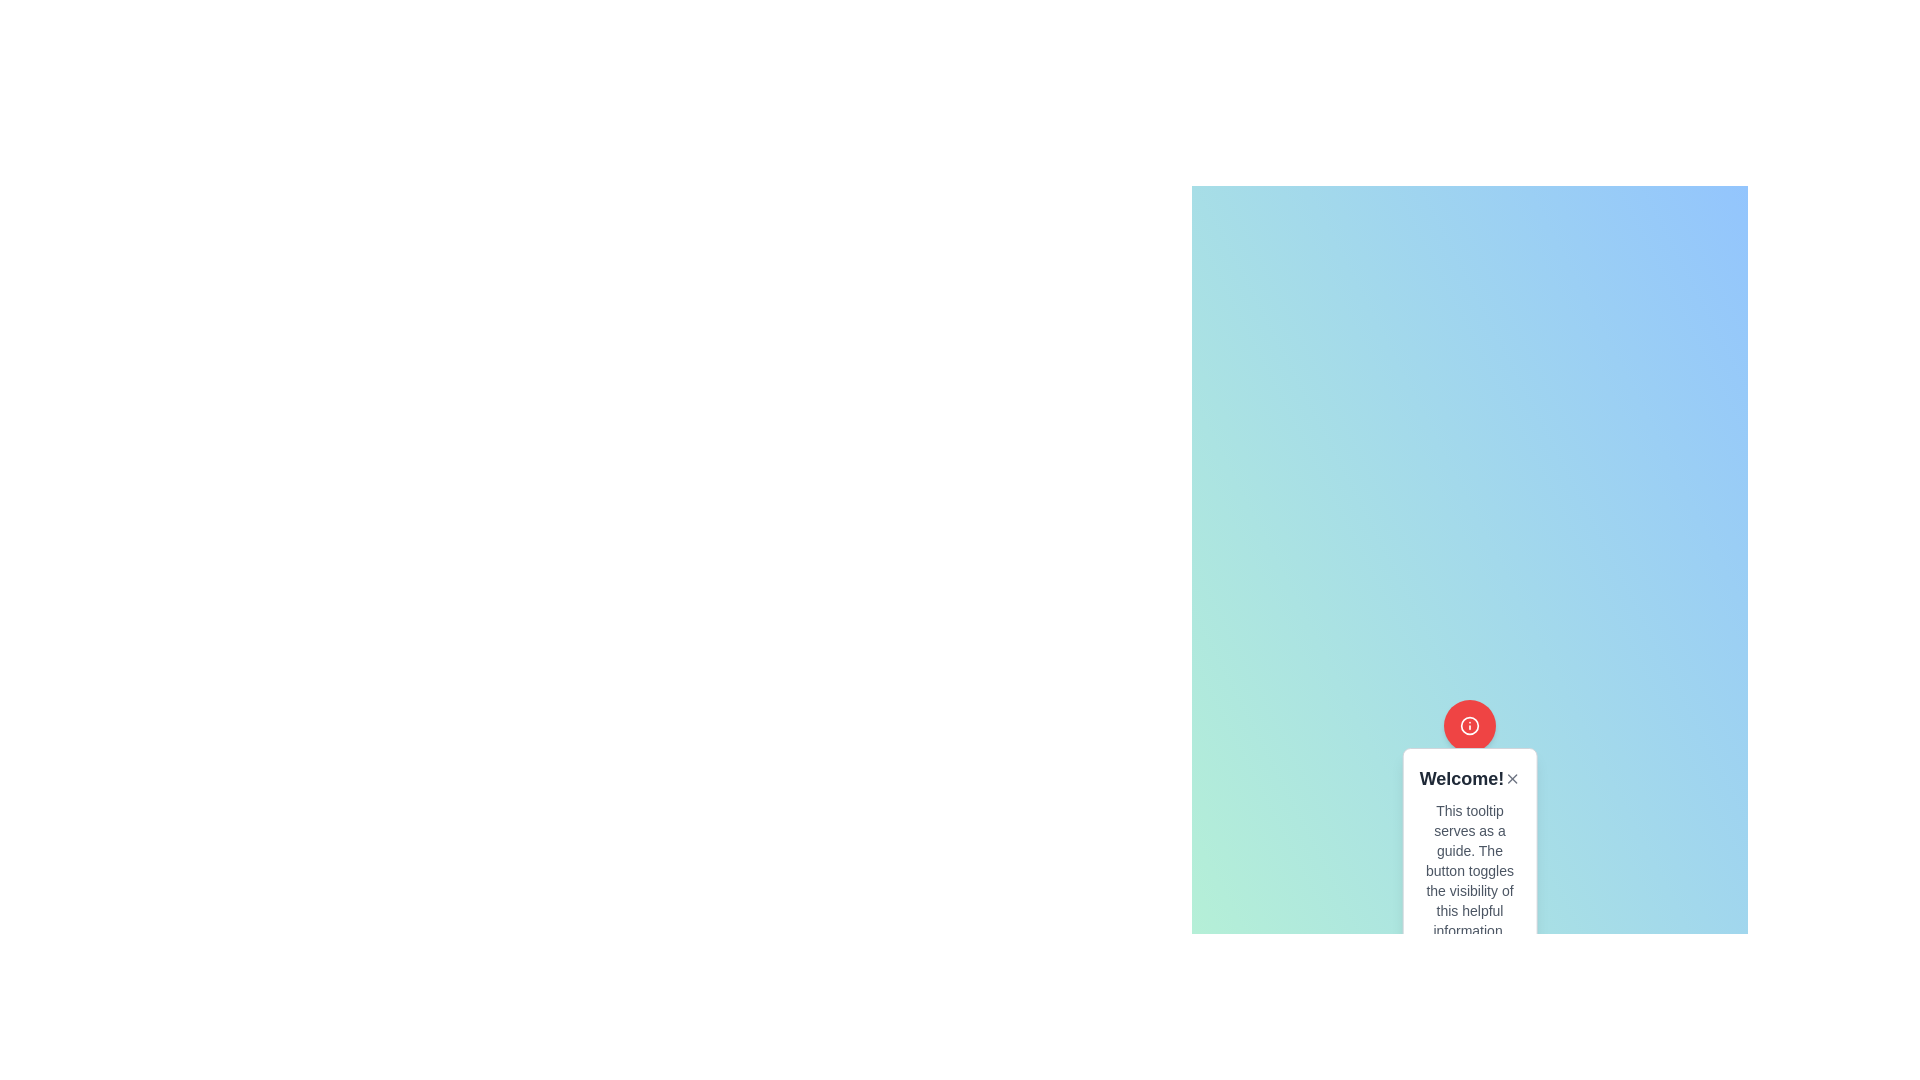  I want to click on the 'Welcome!' text component at the top of the tooltip, which serves as a header or title for the tooltip and is aligned horizontally with an interactive close button on its right, so click(1469, 782).